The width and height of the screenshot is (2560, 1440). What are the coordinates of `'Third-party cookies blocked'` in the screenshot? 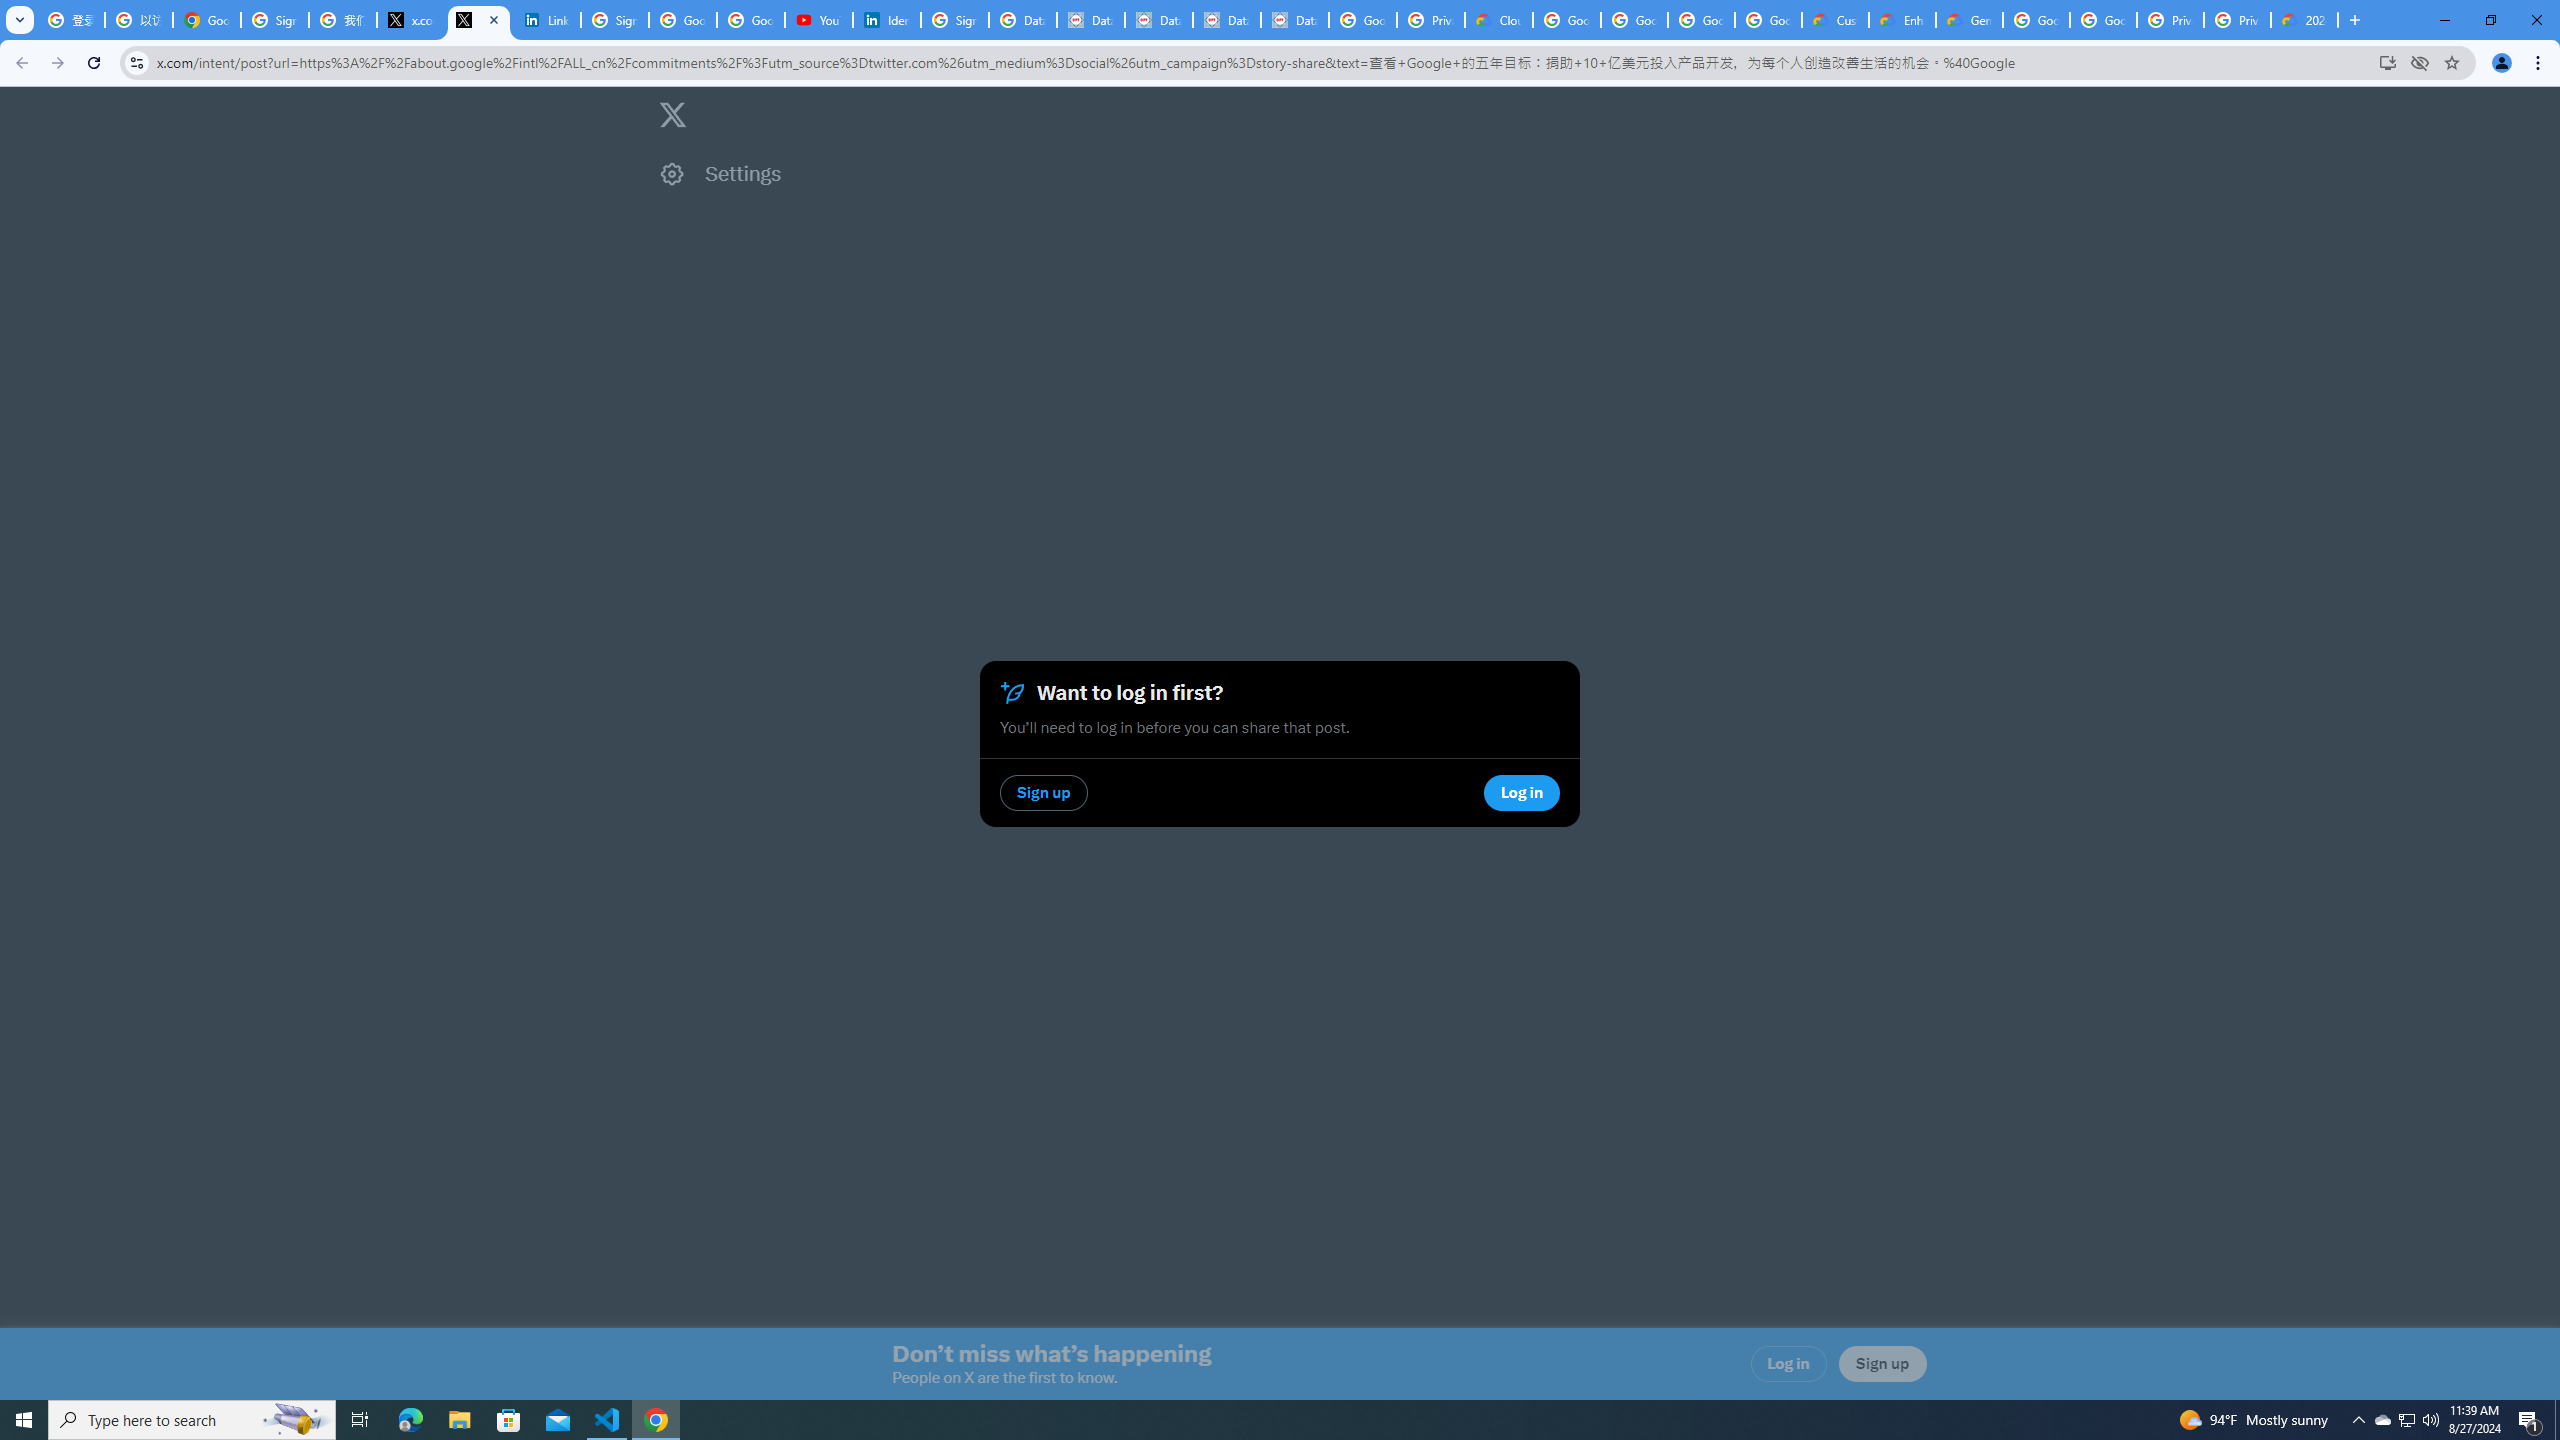 It's located at (2420, 61).